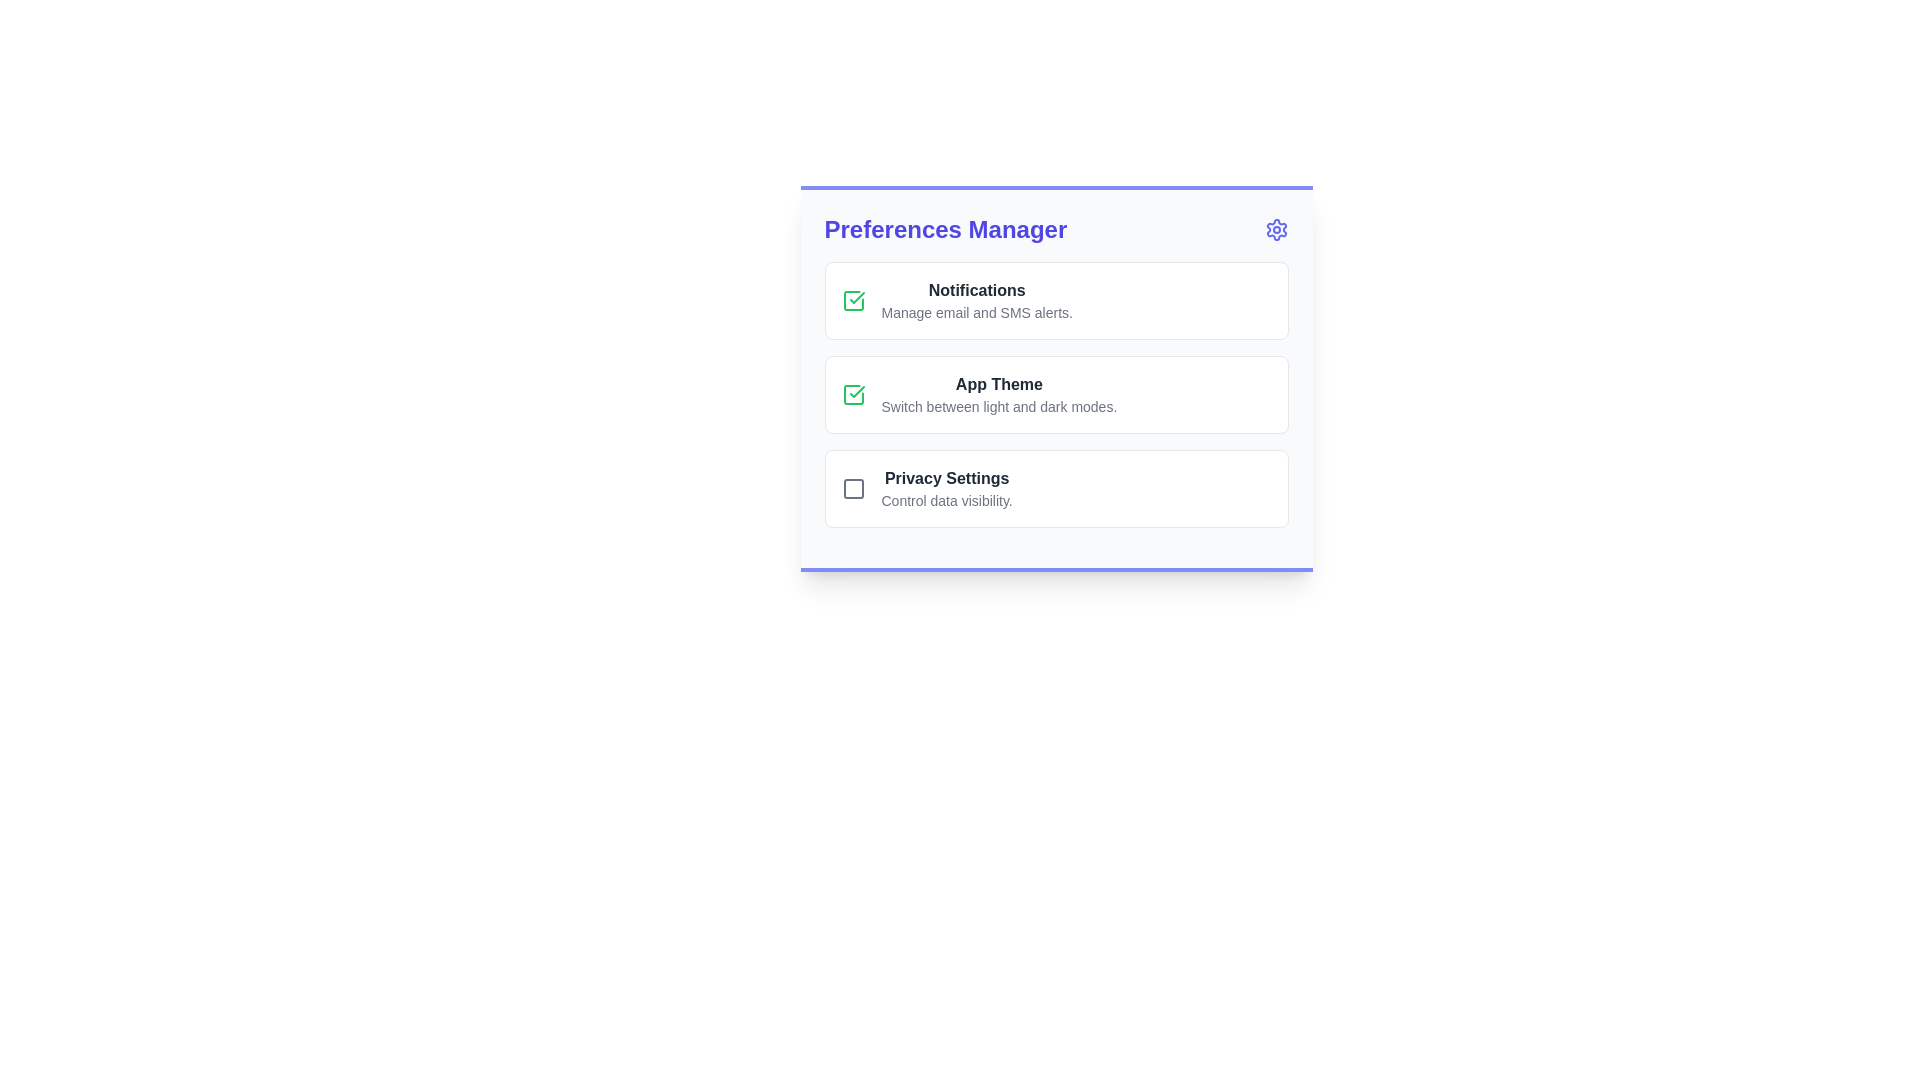 This screenshot has width=1920, height=1080. Describe the element at coordinates (1275, 229) in the screenshot. I see `the settings icon in the top-right corner of the Preferences Manager` at that location.